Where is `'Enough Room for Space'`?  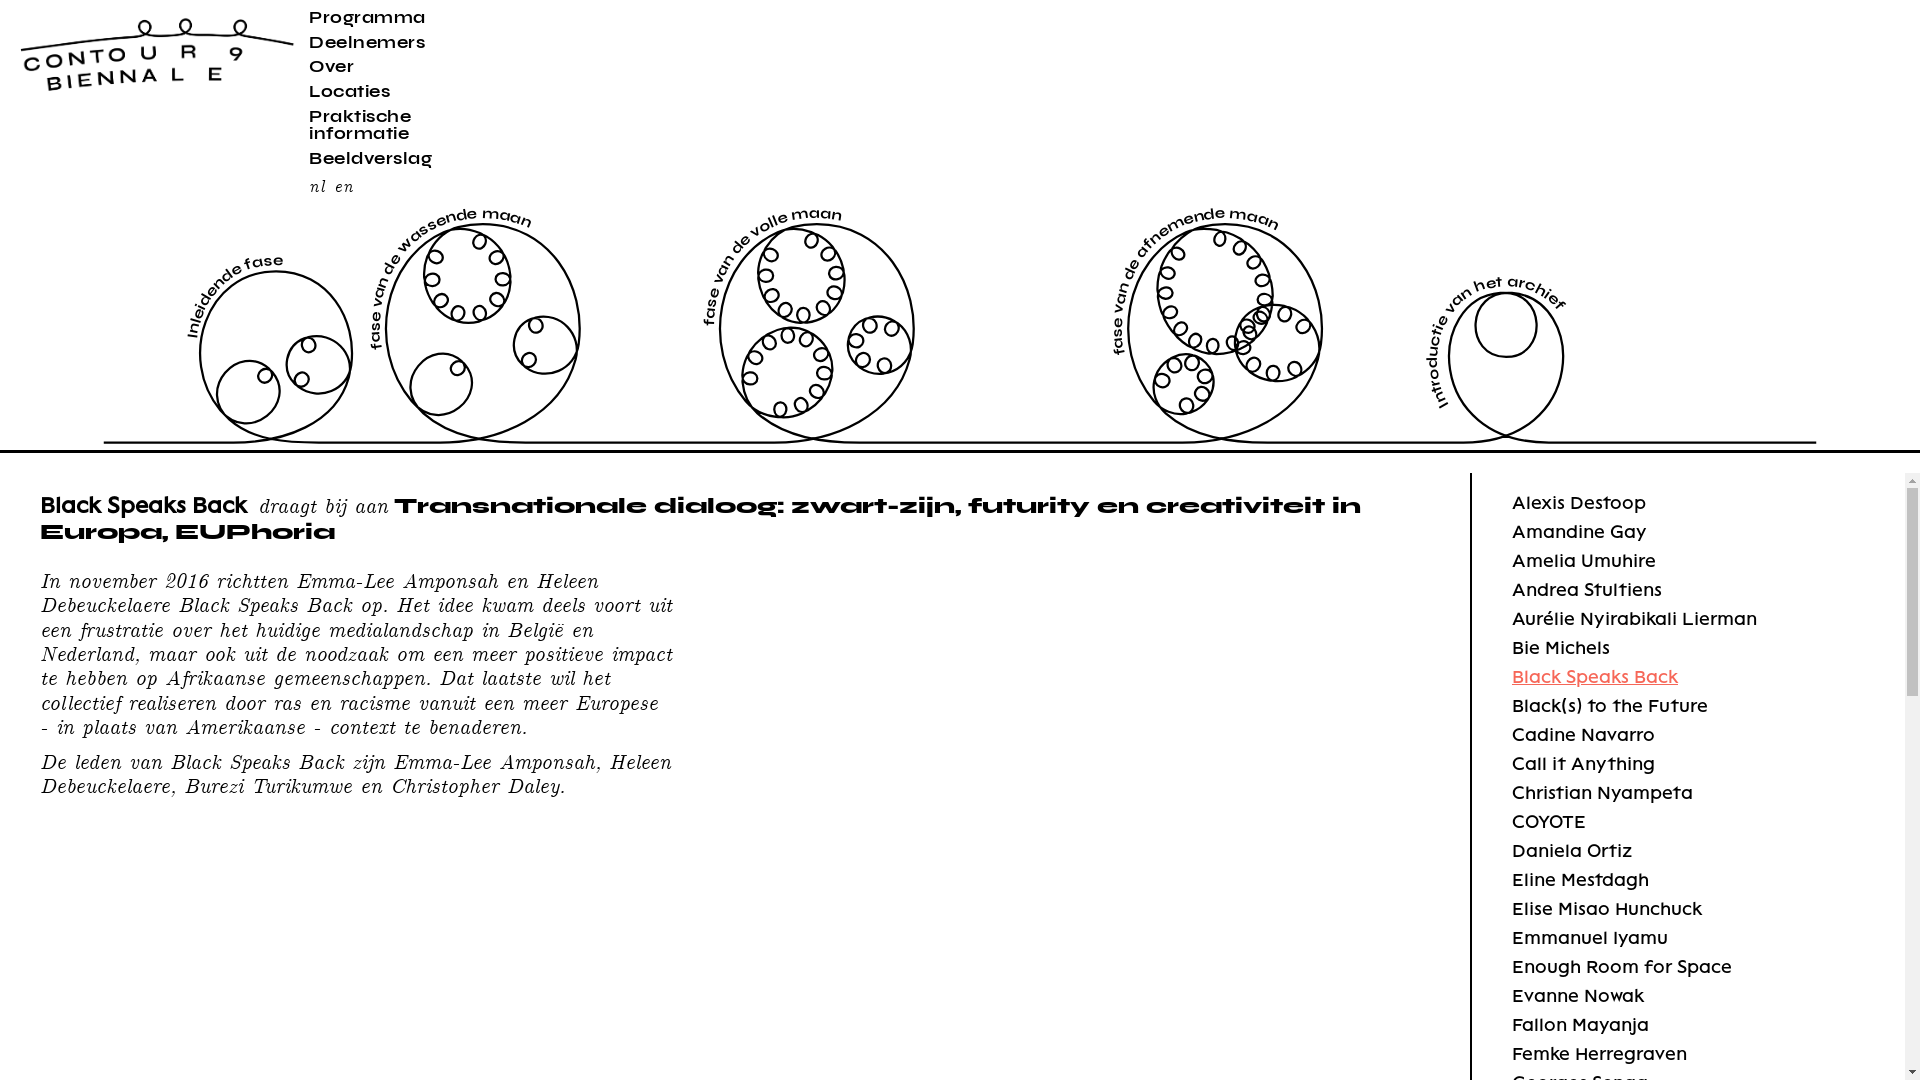 'Enough Room for Space' is located at coordinates (1512, 965).